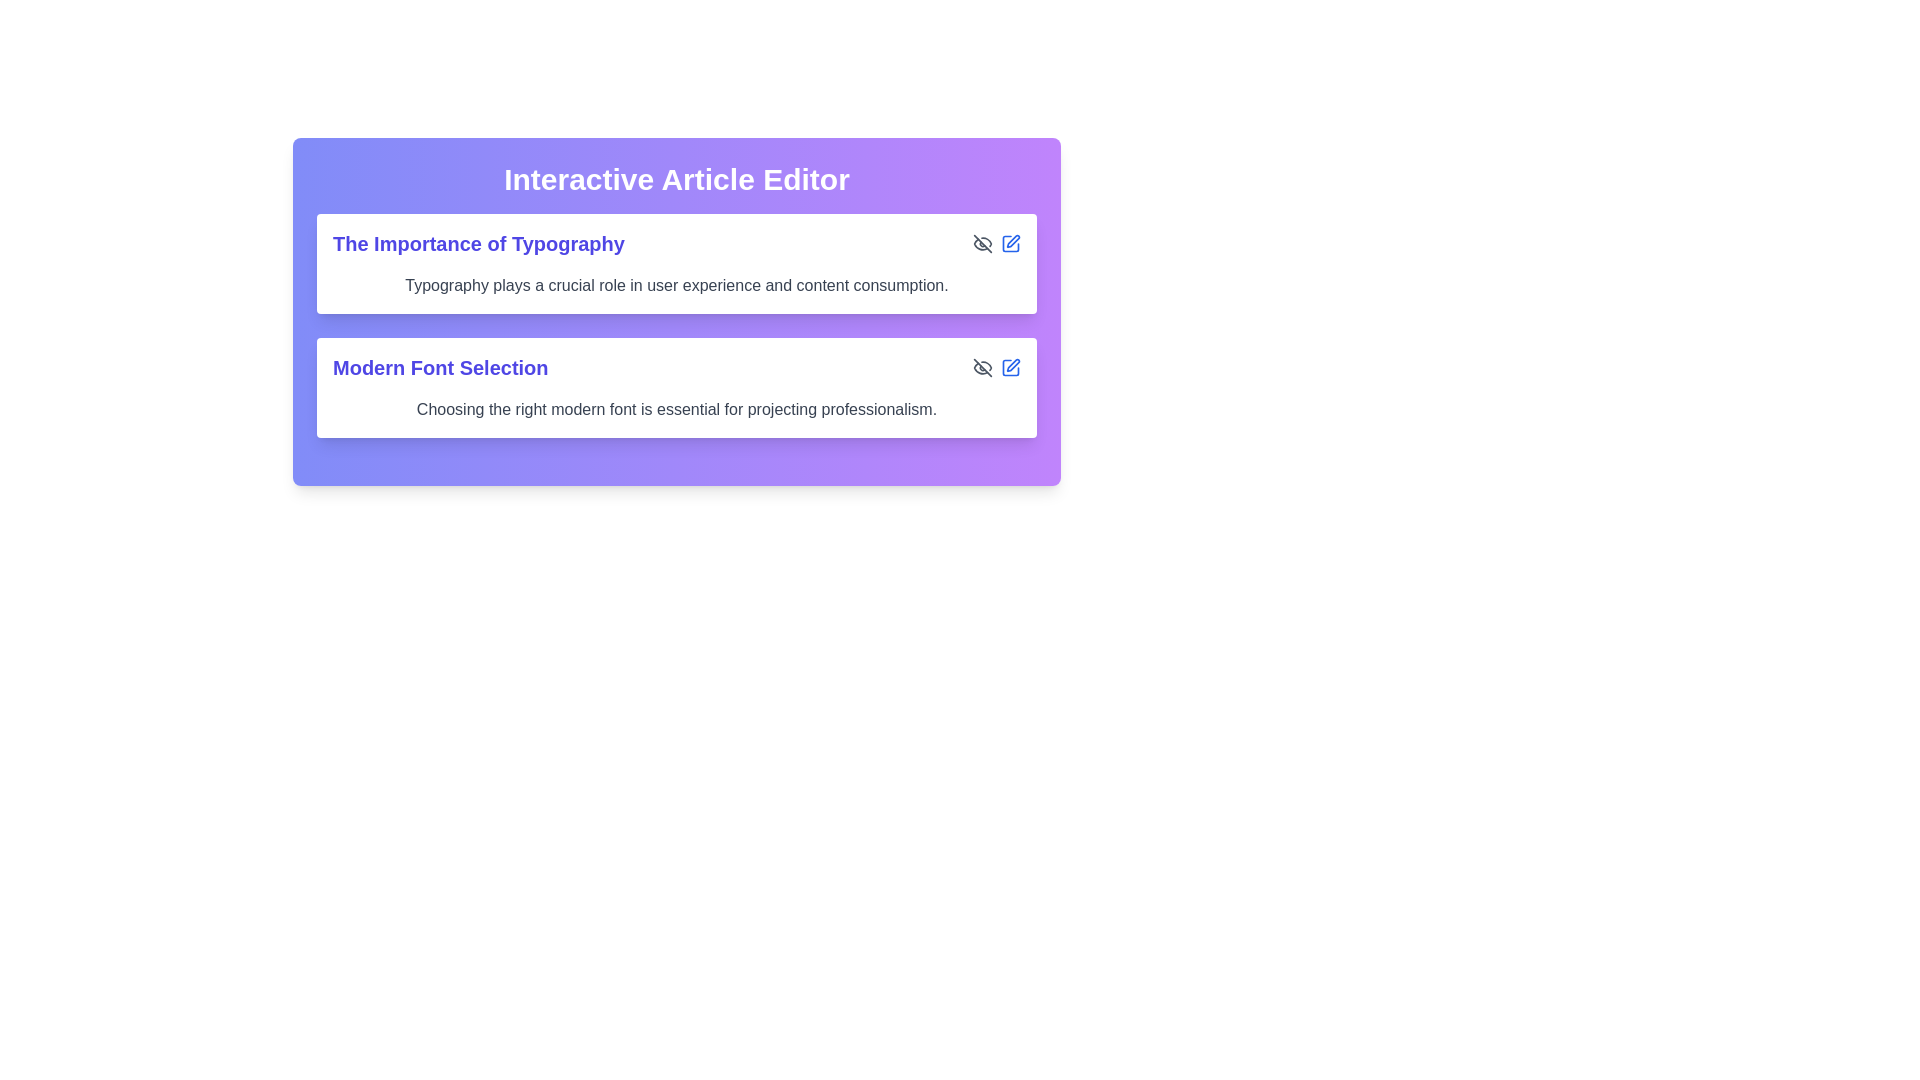  Describe the element at coordinates (439, 367) in the screenshot. I see `the text label displaying 'Modern Font Selection', which is styled in bold indigo serif font and located in the second section of the Interactive Article Editor panel` at that location.